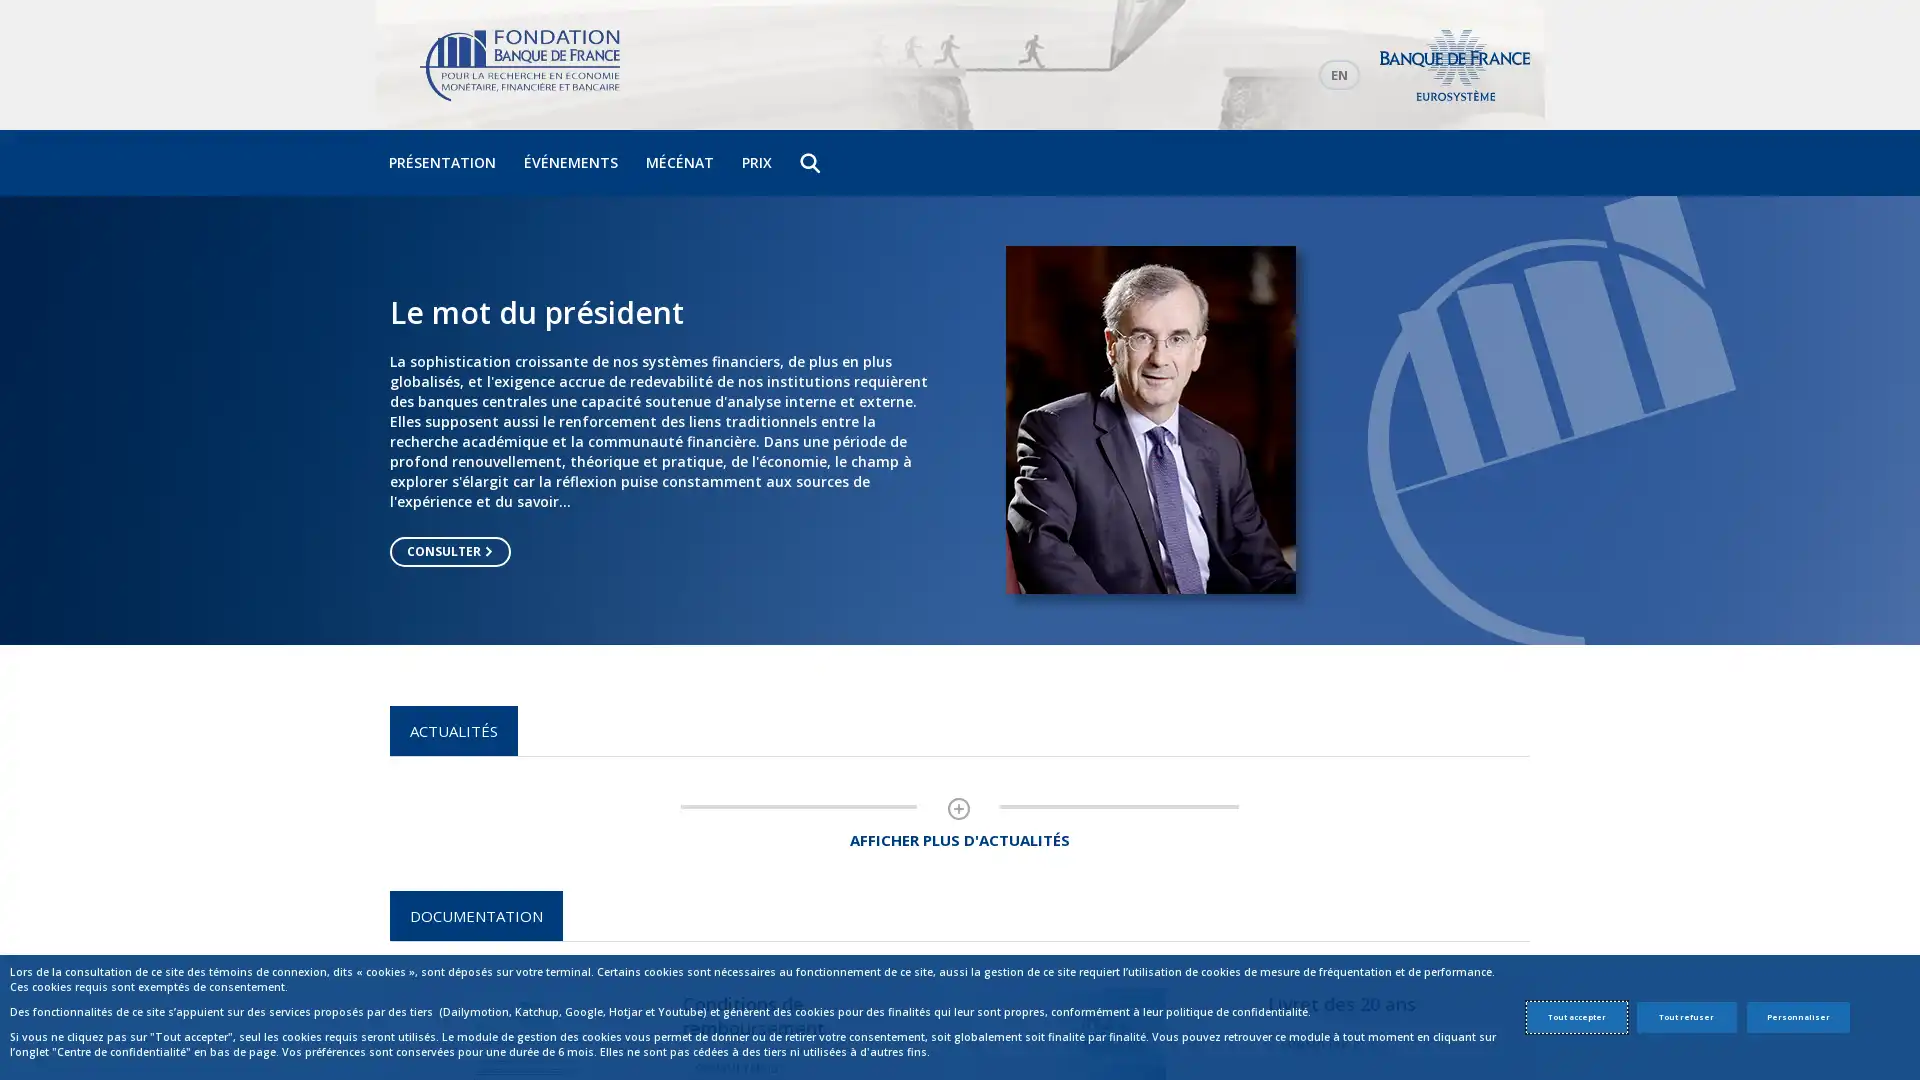  Describe the element at coordinates (1684, 1017) in the screenshot. I see `Reject proposed privacy settings` at that location.